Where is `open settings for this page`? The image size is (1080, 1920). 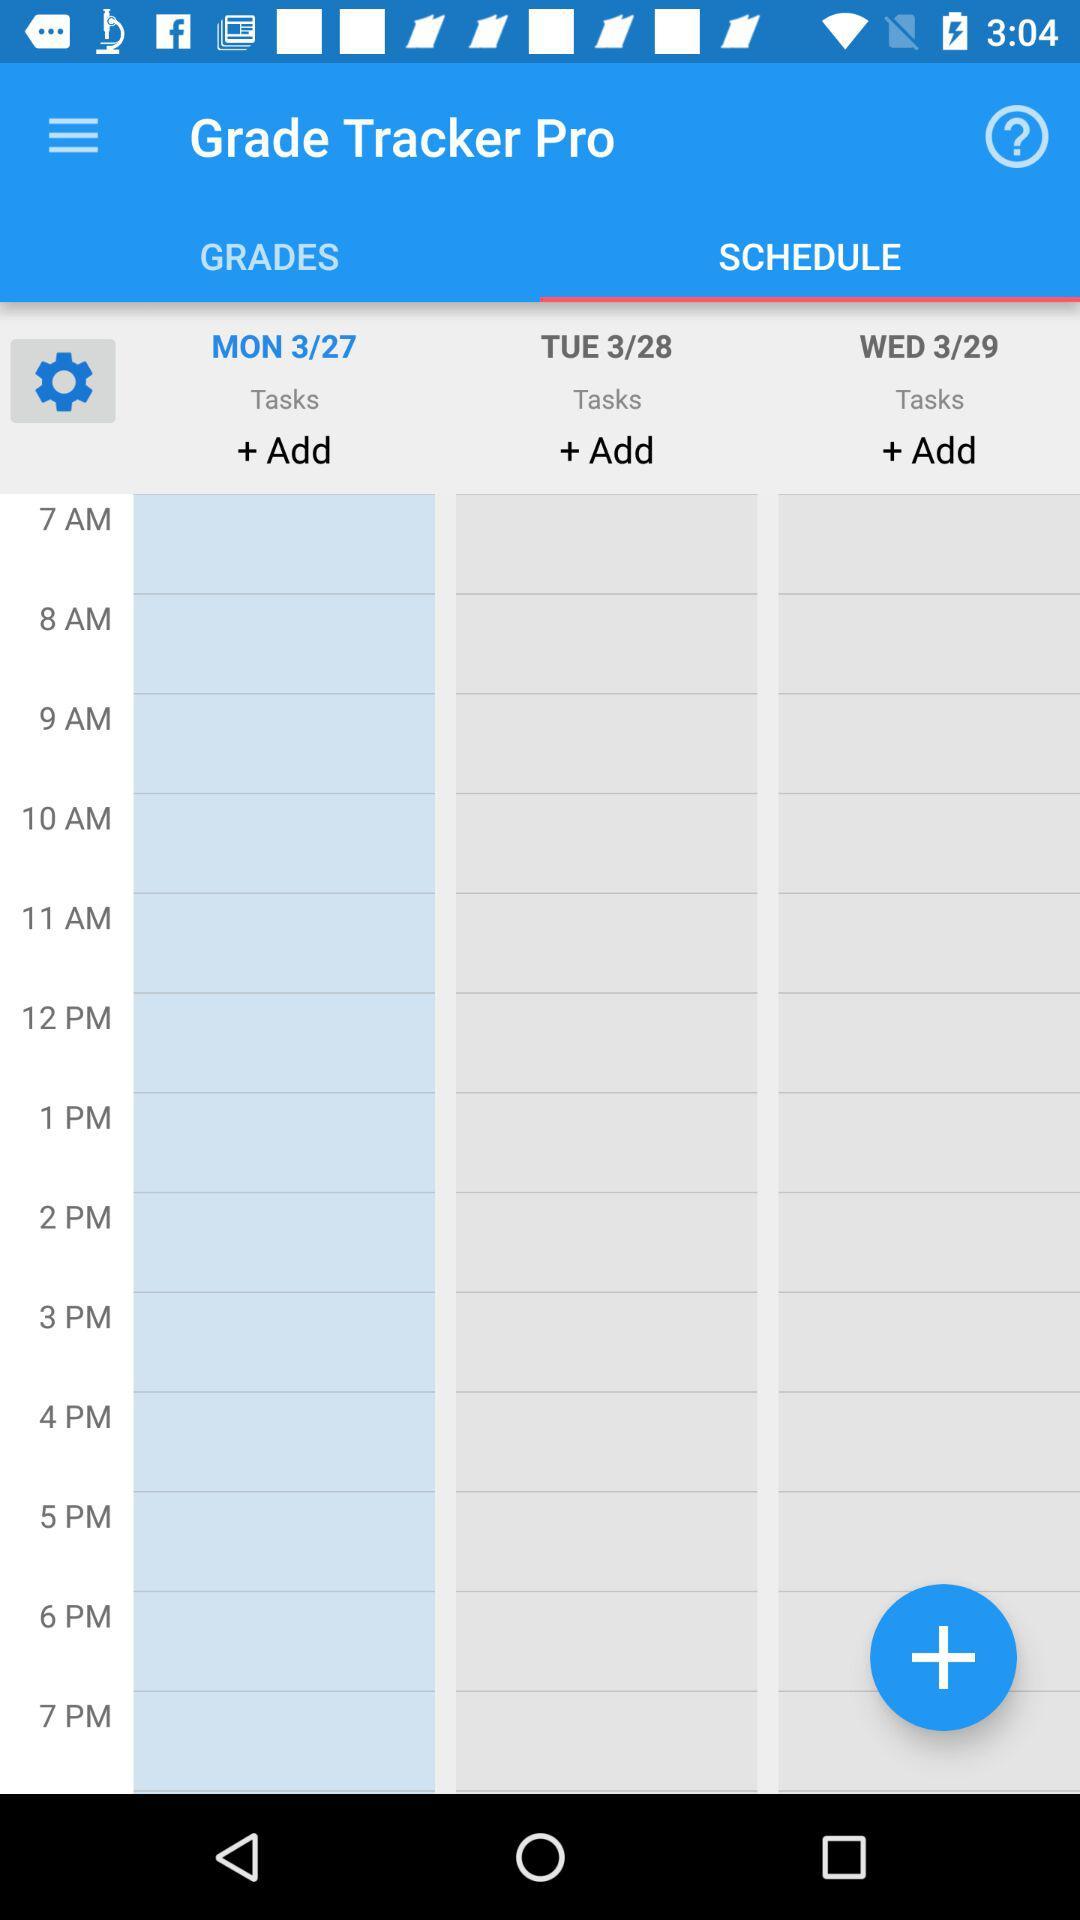
open settings for this page is located at coordinates (61, 380).